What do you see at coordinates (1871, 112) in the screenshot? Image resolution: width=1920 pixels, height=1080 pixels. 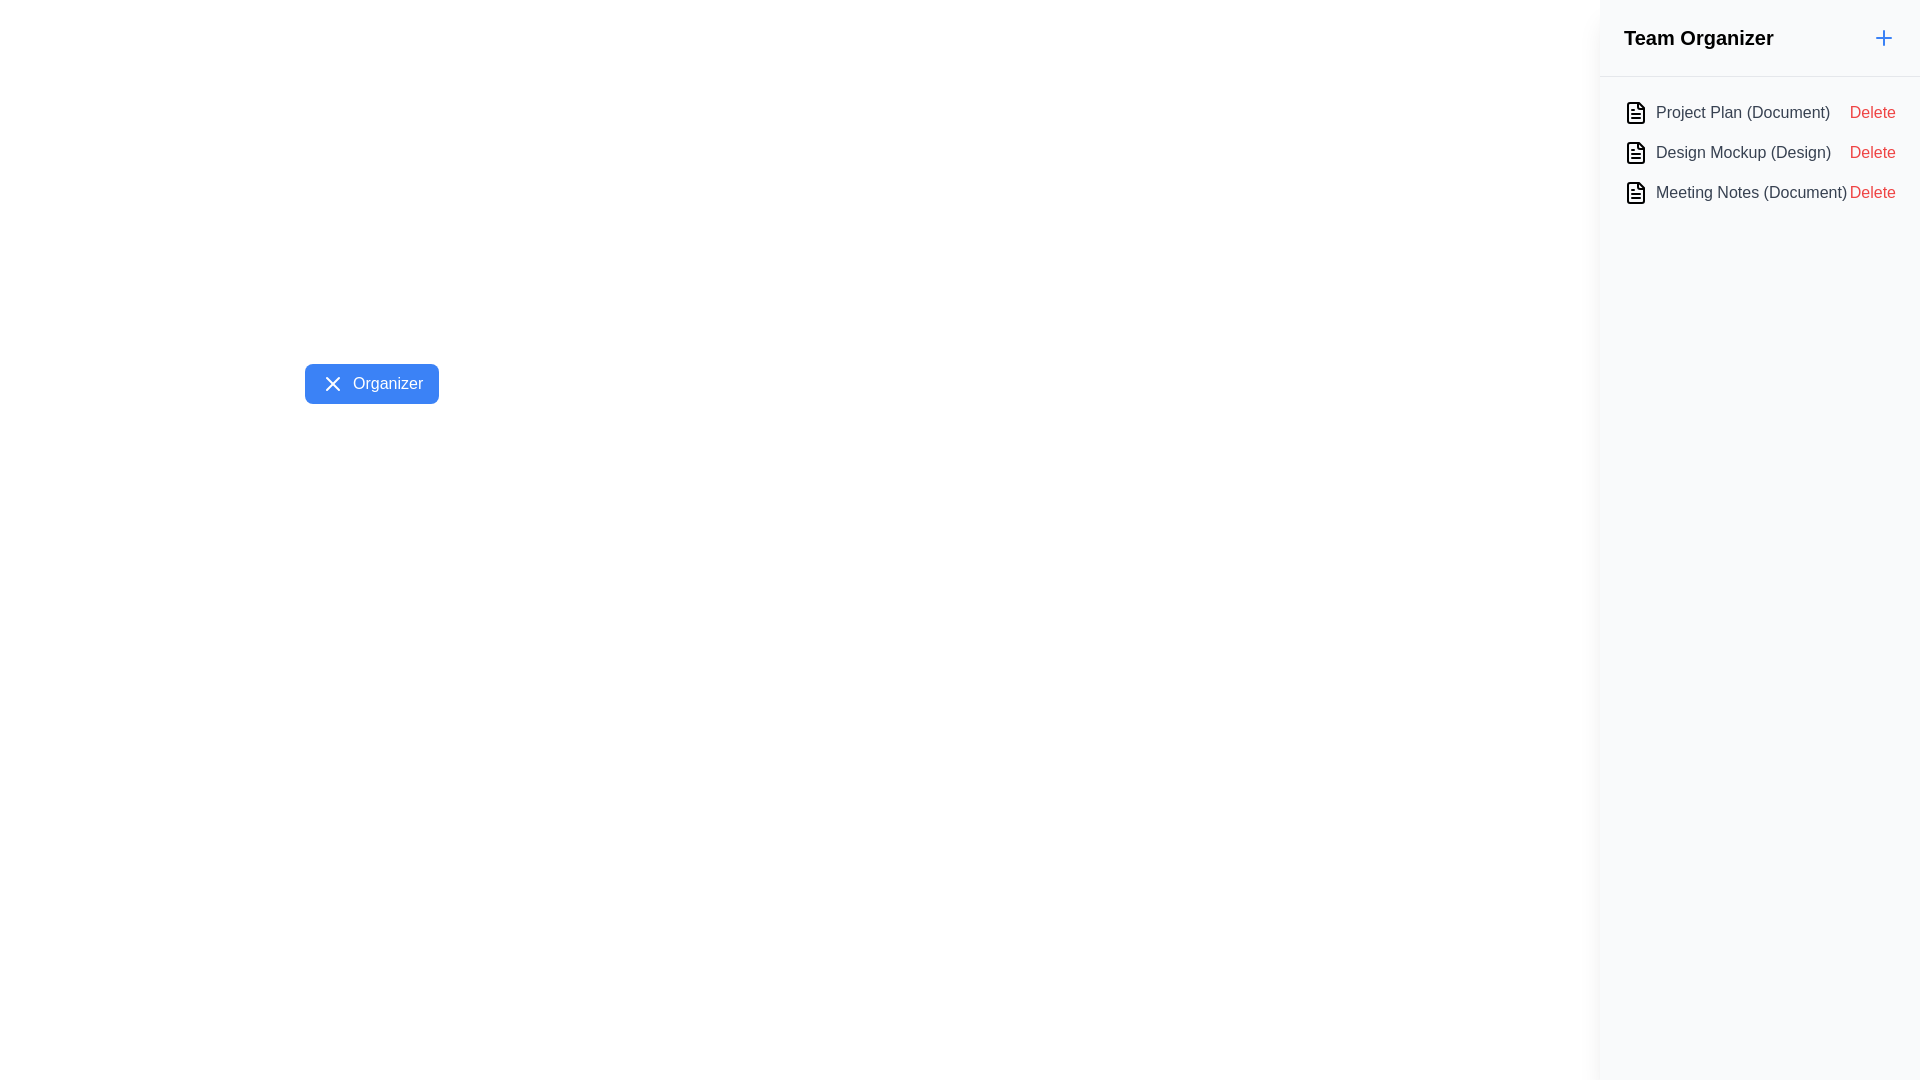 I see `the deletion button located to the right of the 'Project Plan (Document)' label` at bounding box center [1871, 112].